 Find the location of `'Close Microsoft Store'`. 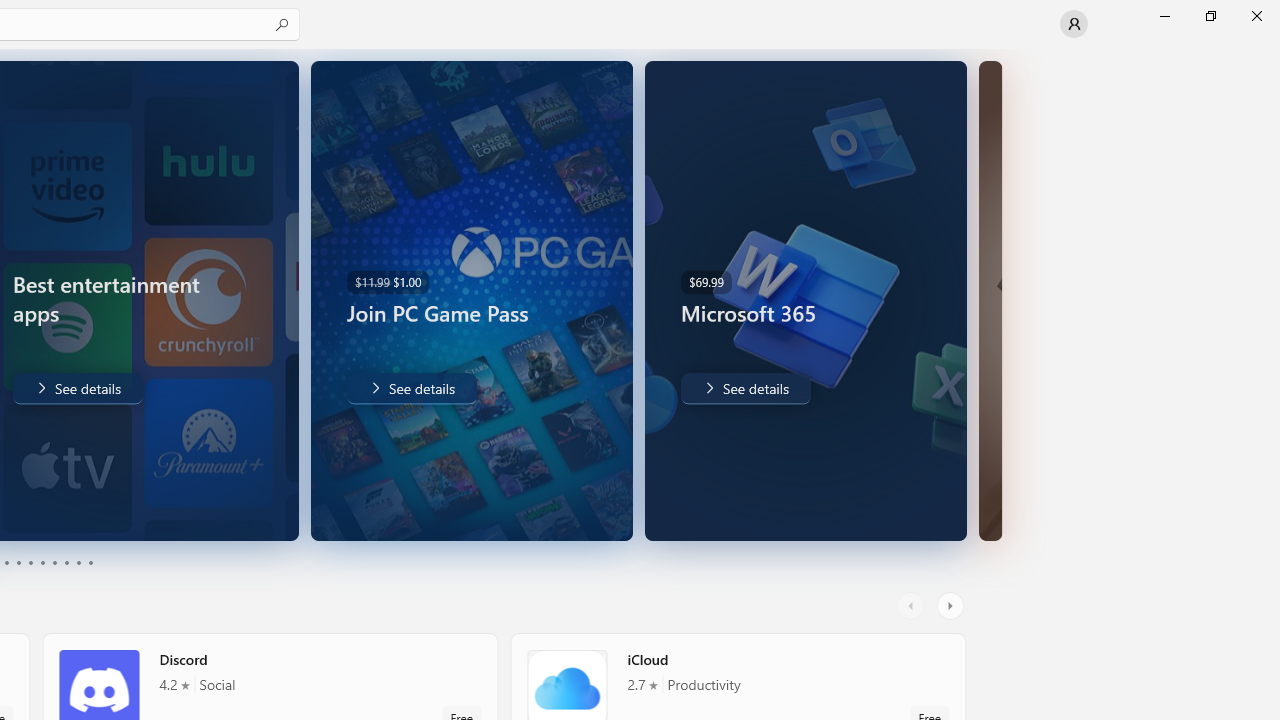

'Close Microsoft Store' is located at coordinates (1255, 15).